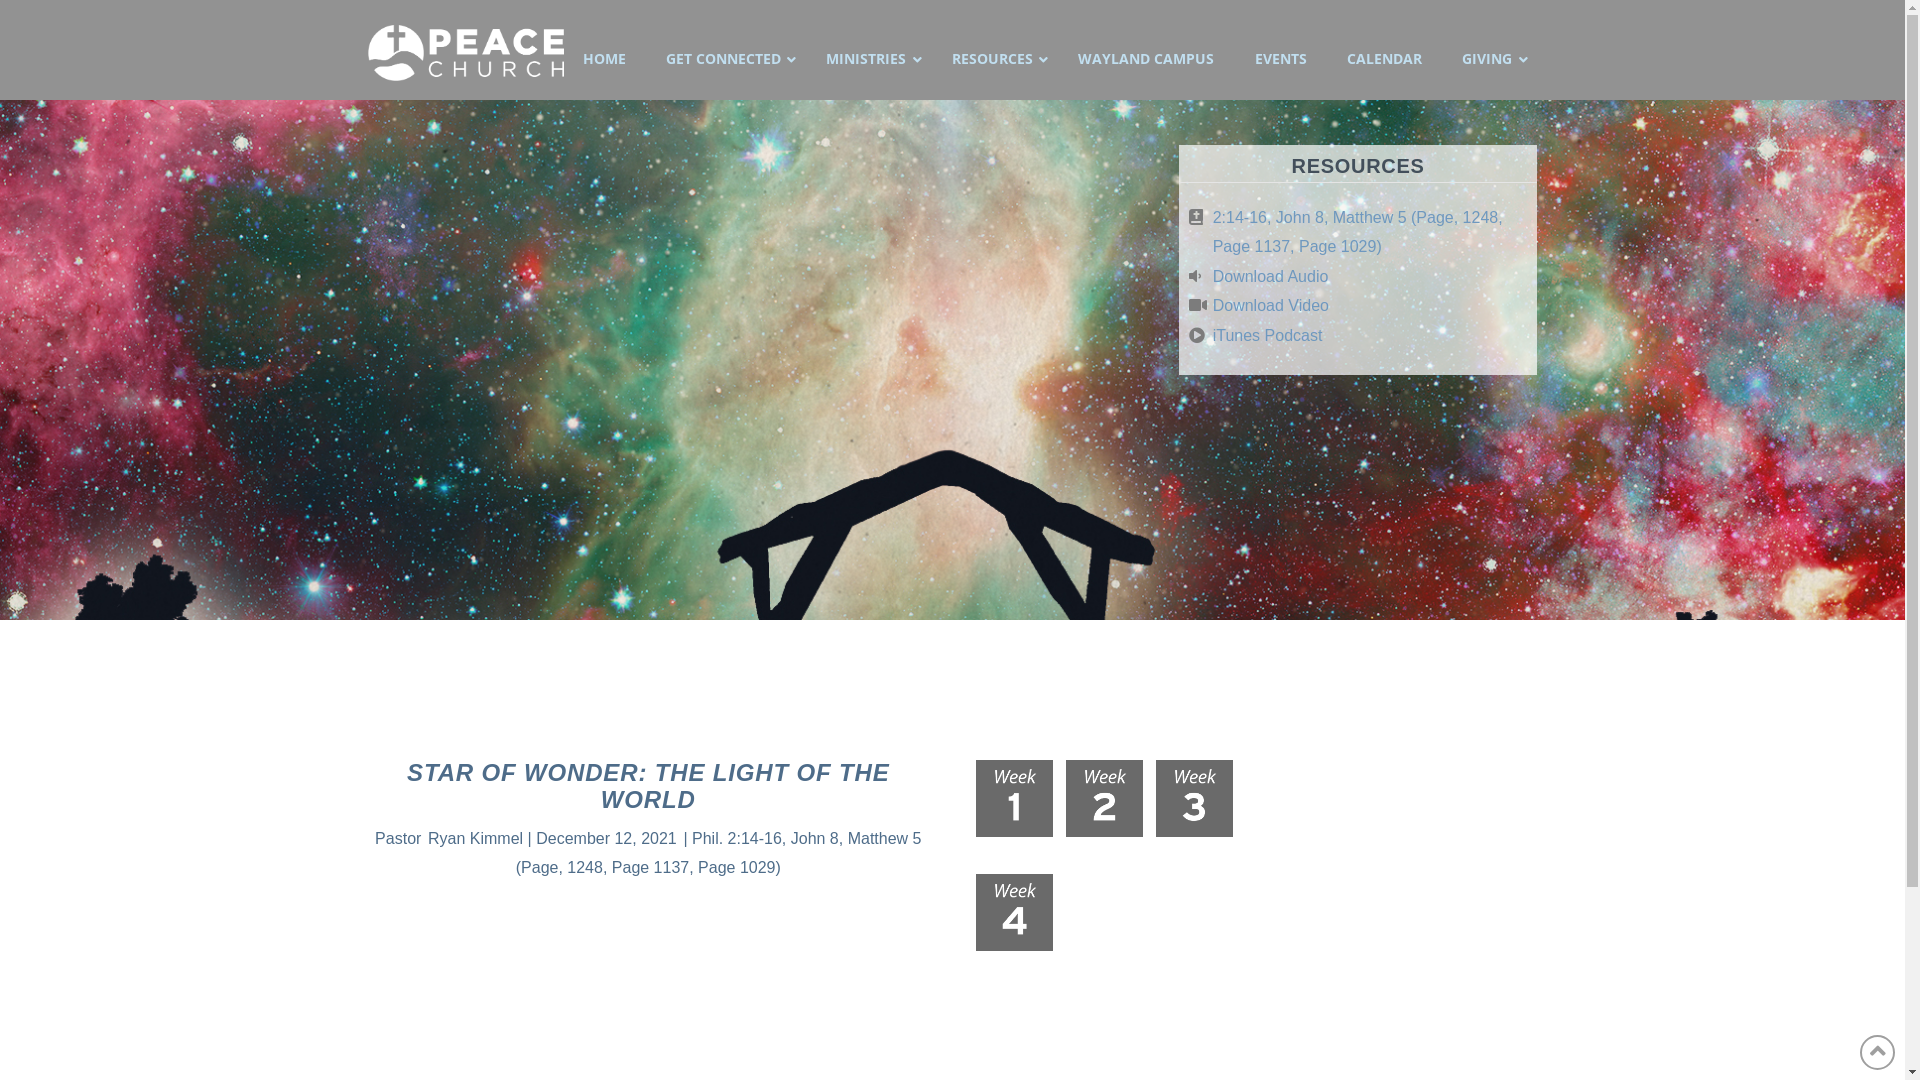  Describe the element at coordinates (1146, 57) in the screenshot. I see `'WAYLAND CAMPUS'` at that location.